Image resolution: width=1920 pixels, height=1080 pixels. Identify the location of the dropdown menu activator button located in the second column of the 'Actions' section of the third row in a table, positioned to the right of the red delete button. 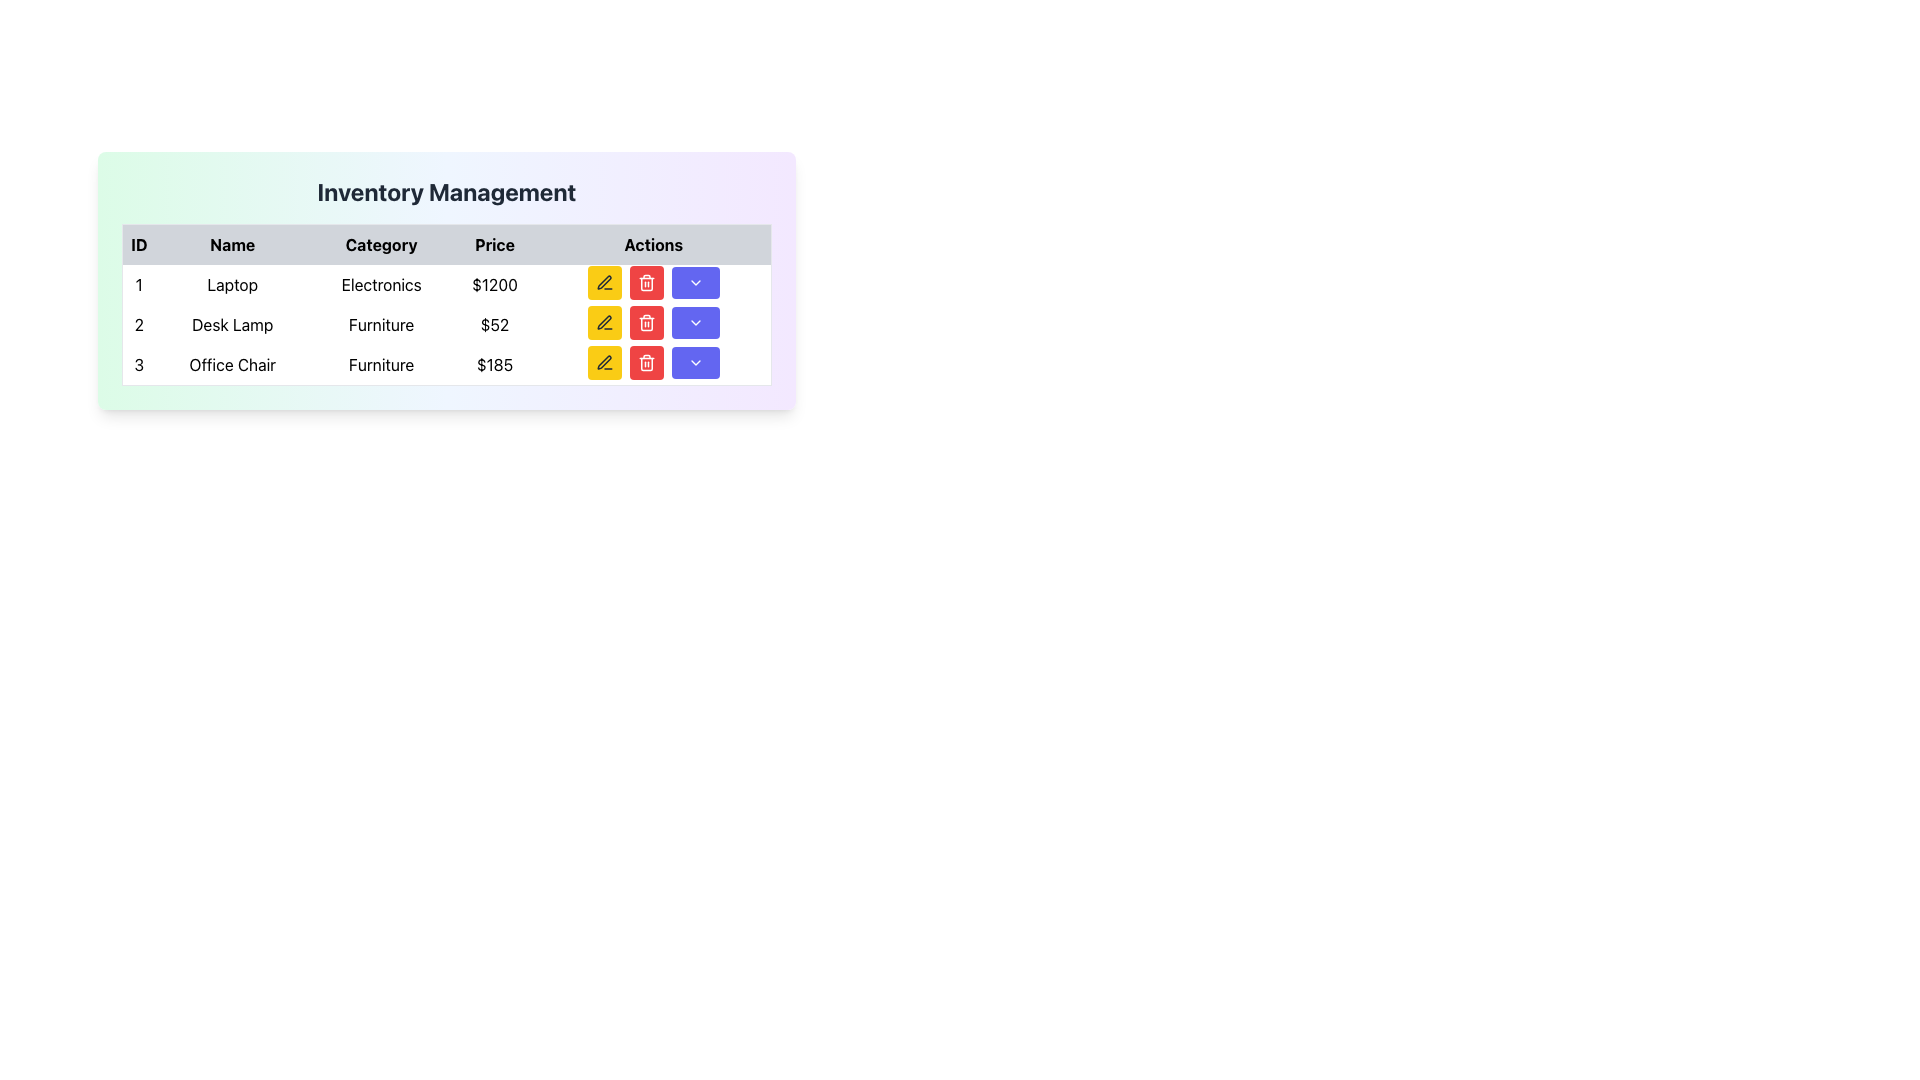
(695, 362).